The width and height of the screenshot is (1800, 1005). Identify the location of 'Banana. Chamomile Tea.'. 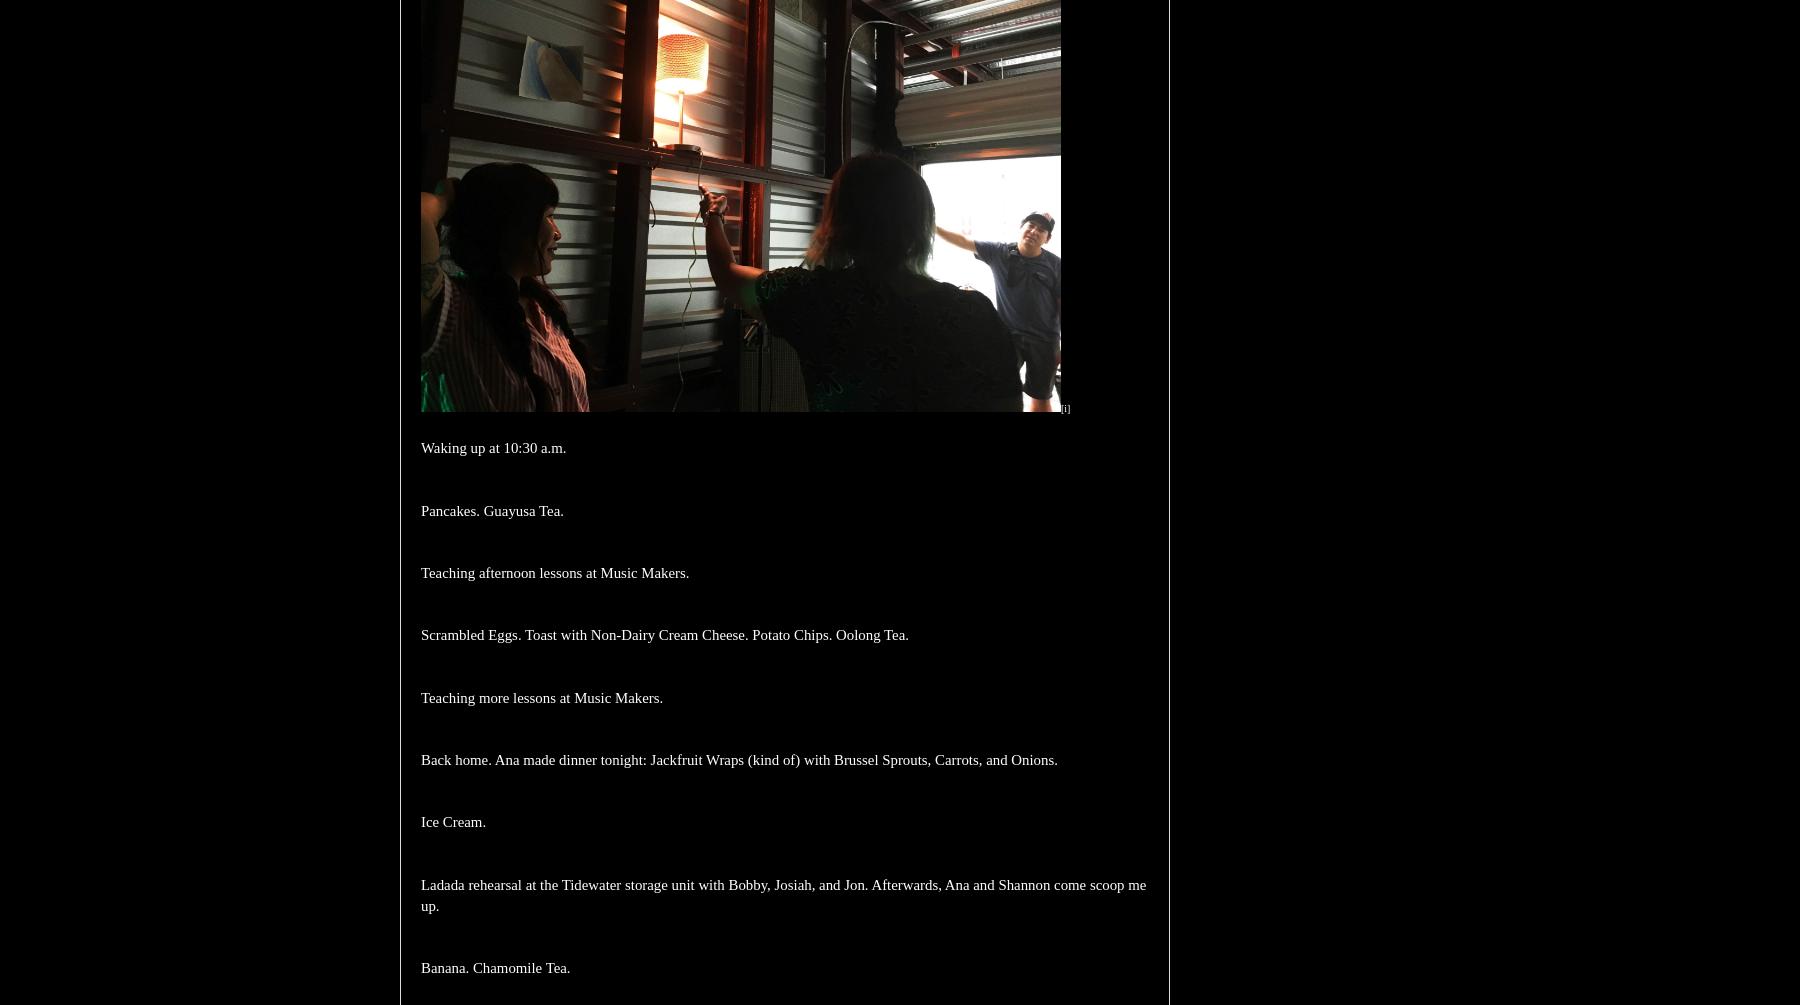
(494, 966).